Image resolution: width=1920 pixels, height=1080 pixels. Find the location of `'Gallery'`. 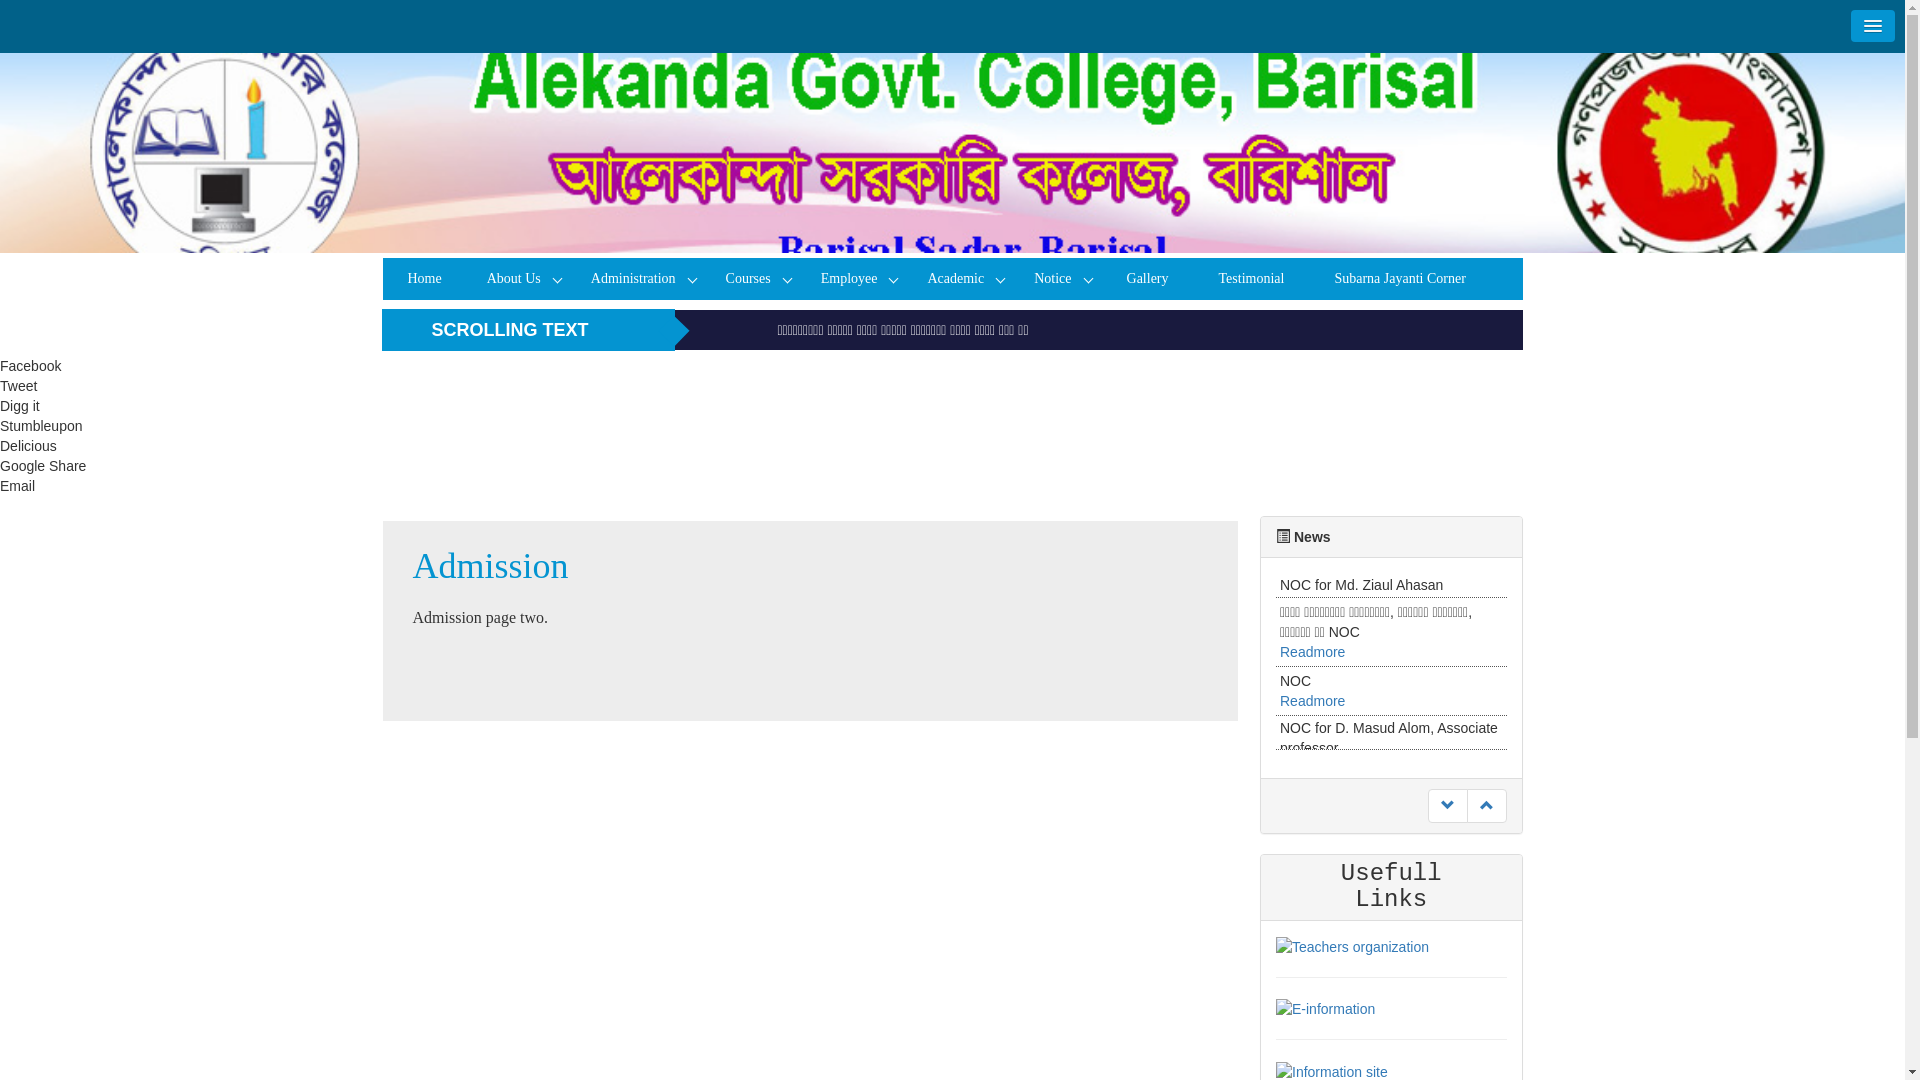

'Gallery' is located at coordinates (1147, 278).